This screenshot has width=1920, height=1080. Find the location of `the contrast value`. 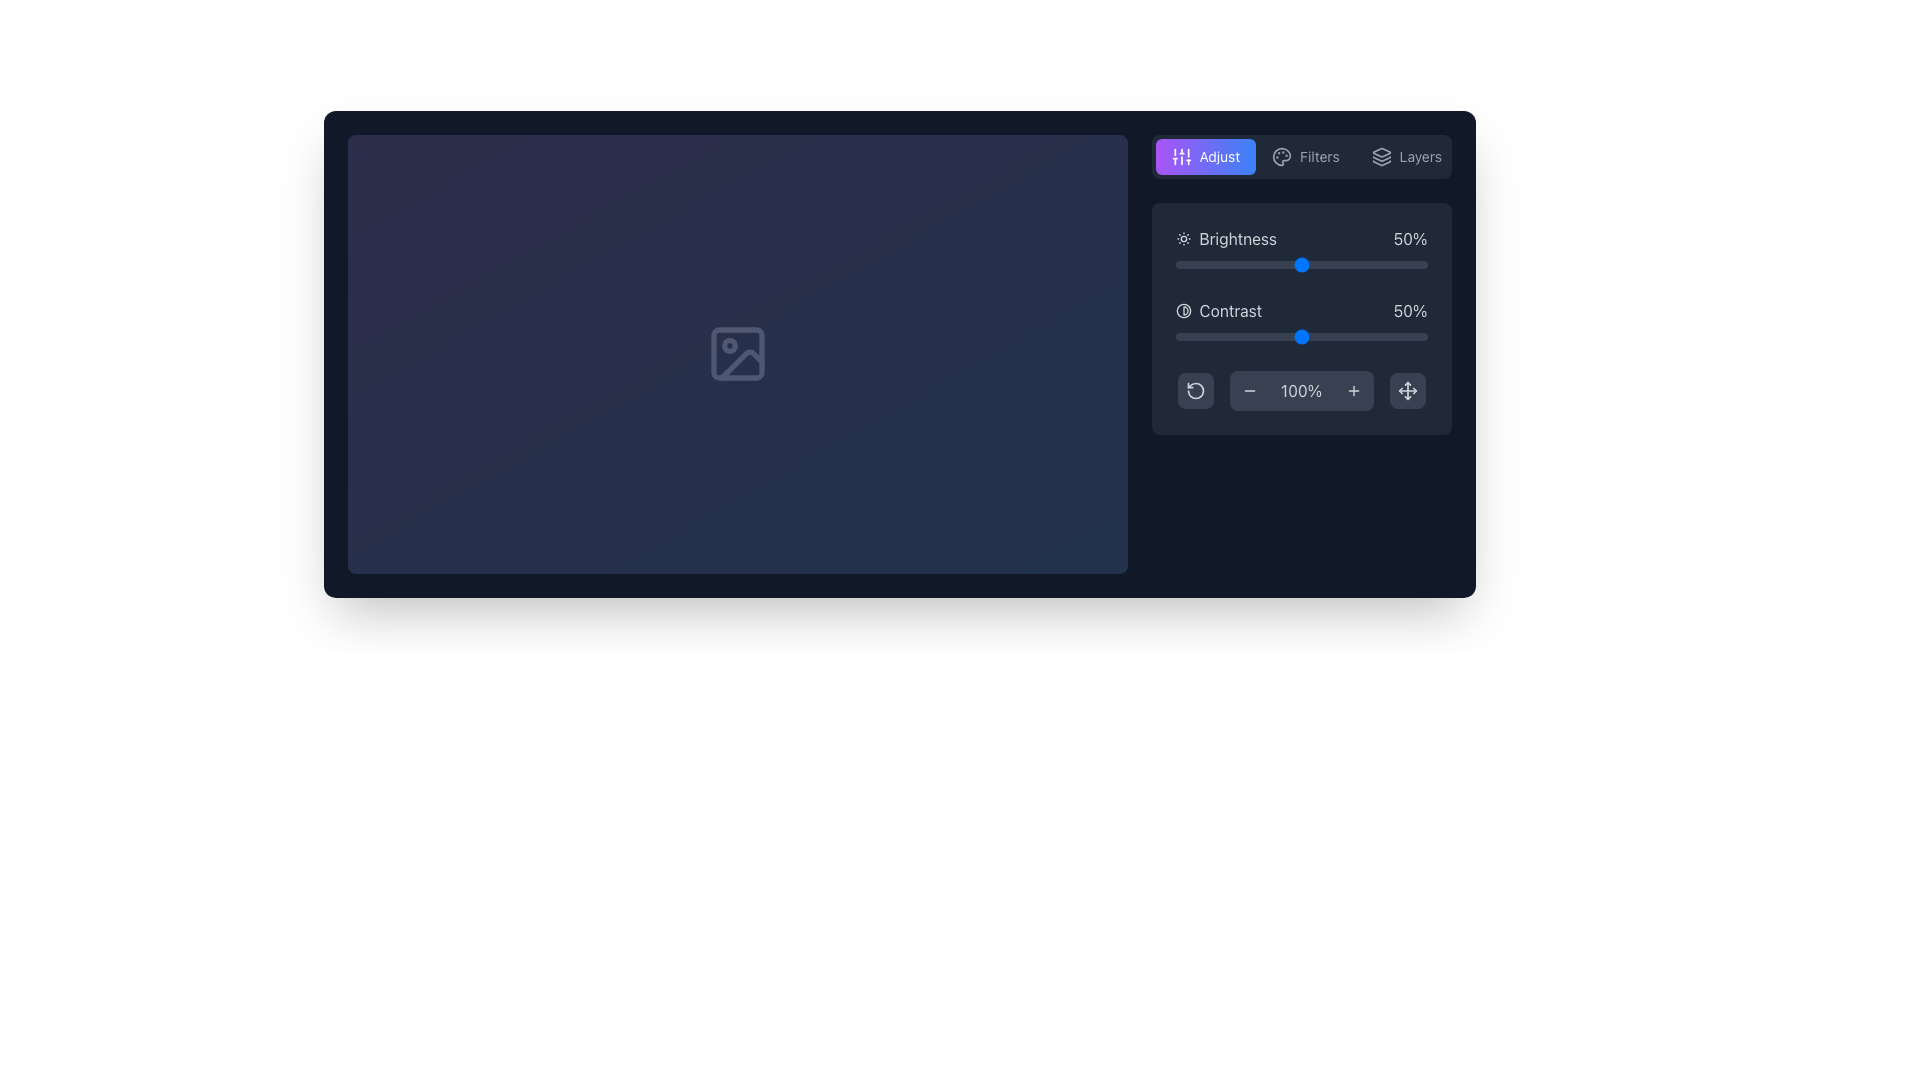

the contrast value is located at coordinates (1359, 335).